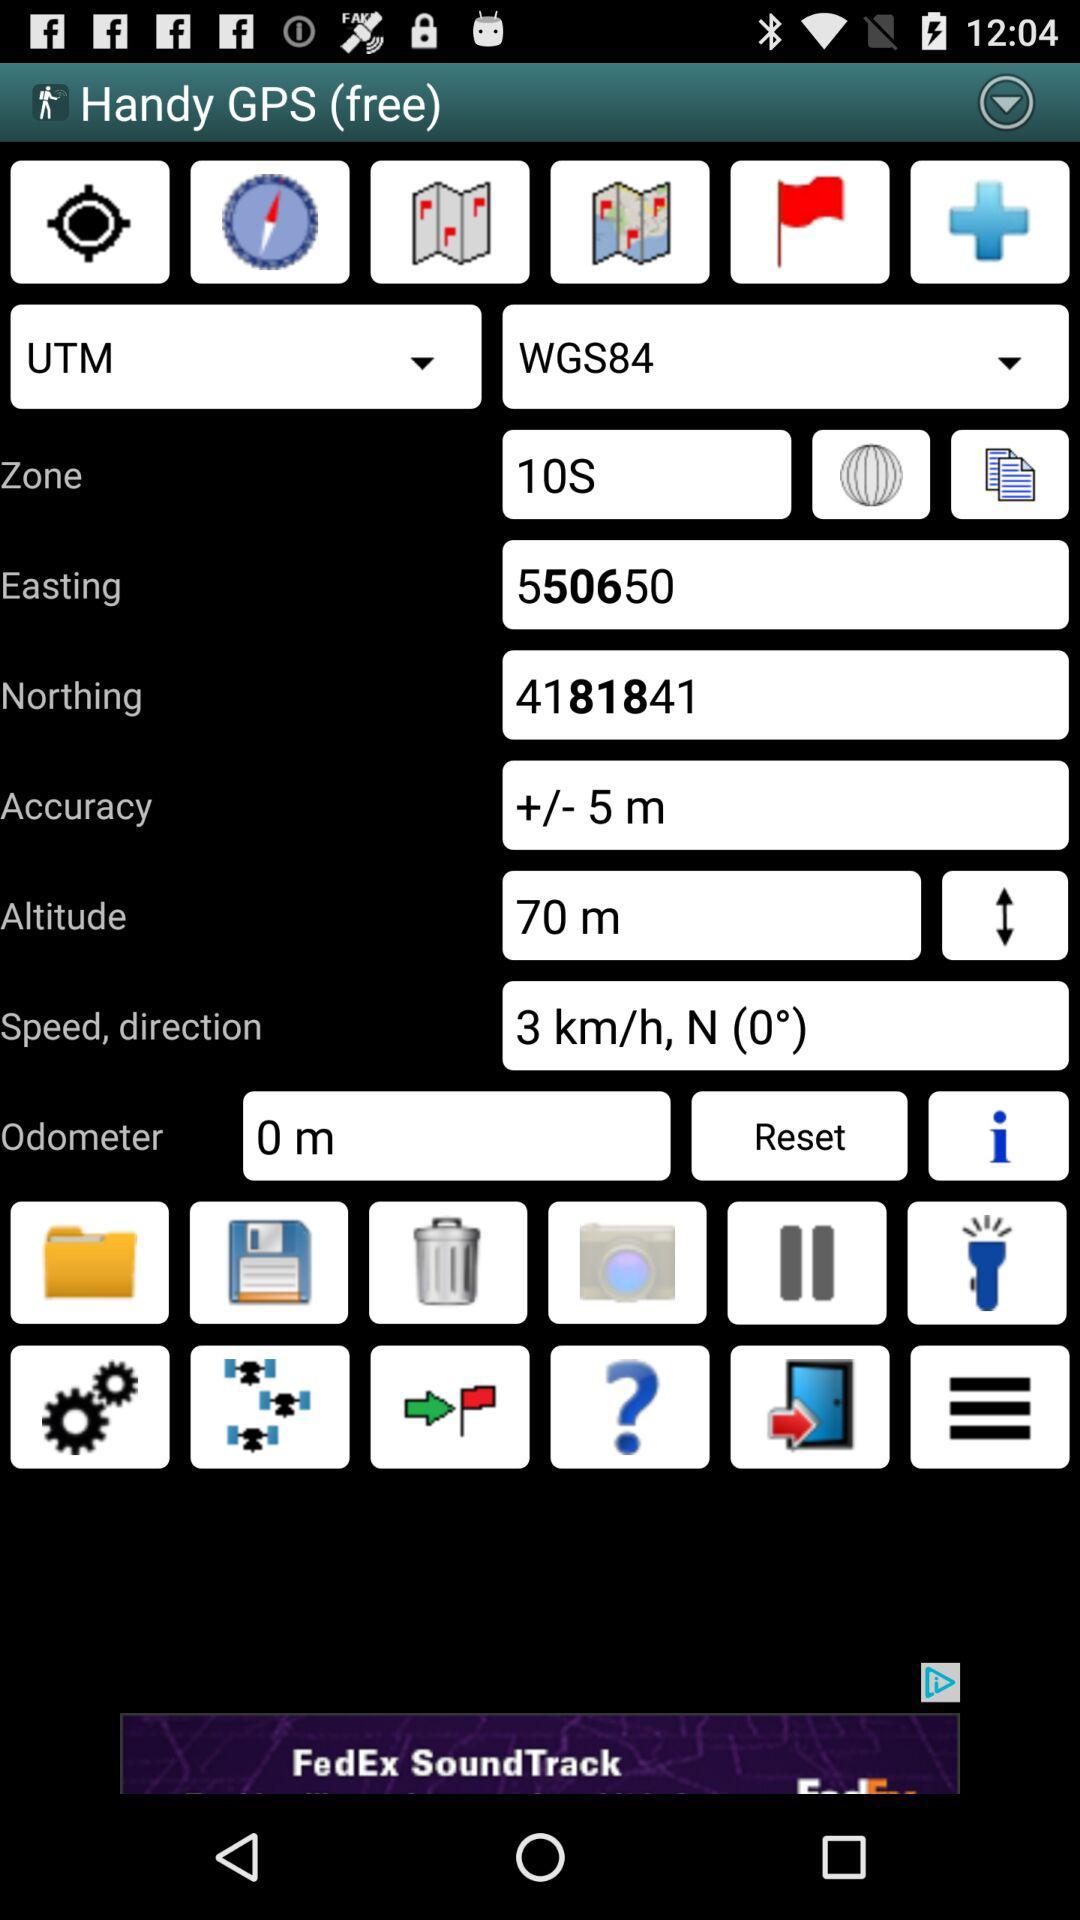 Image resolution: width=1080 pixels, height=1920 pixels. What do you see at coordinates (628, 1405) in the screenshot?
I see `help icon symbol` at bounding box center [628, 1405].